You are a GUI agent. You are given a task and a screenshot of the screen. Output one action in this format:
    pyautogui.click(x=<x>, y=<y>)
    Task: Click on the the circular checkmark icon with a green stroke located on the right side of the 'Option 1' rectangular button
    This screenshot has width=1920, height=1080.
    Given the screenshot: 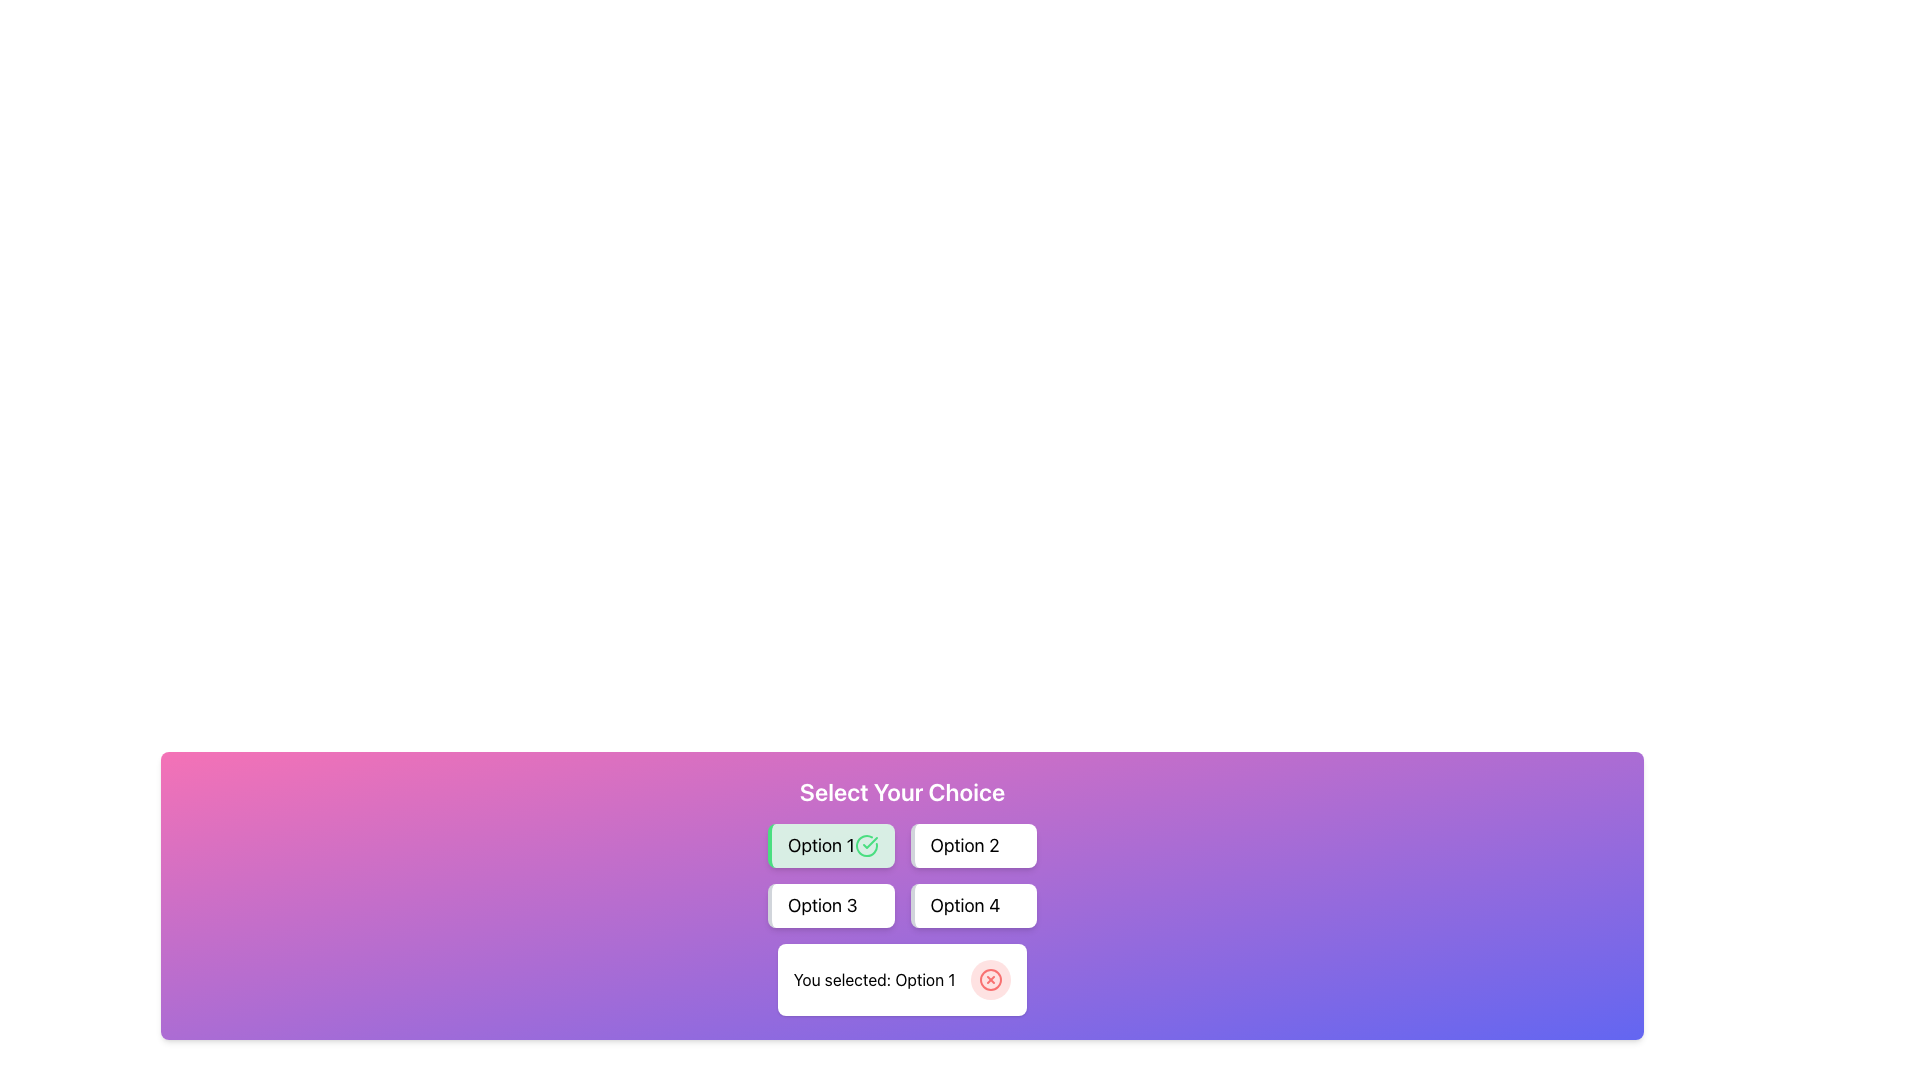 What is the action you would take?
    pyautogui.click(x=866, y=845)
    